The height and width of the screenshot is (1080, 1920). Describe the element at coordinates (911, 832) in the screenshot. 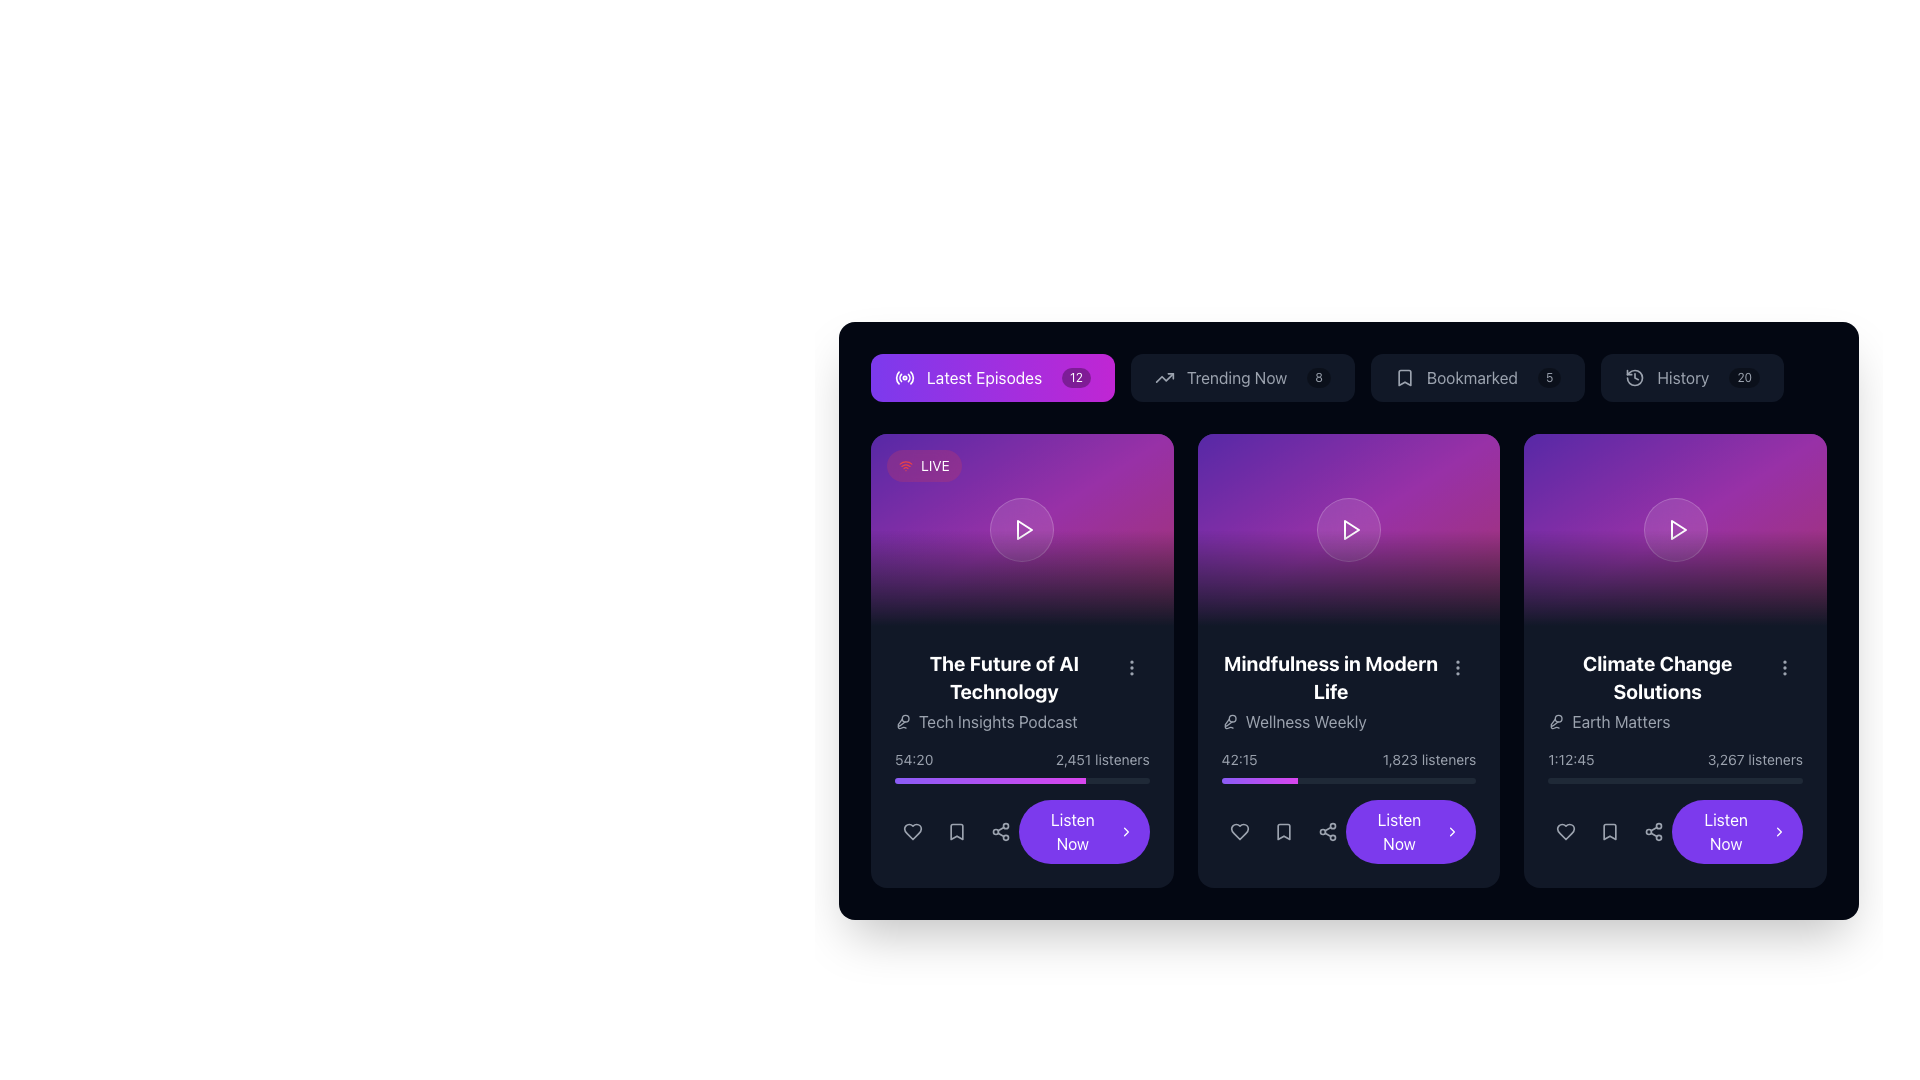

I see `the heart icon located at the bottom-left corner of the first content card` at that location.